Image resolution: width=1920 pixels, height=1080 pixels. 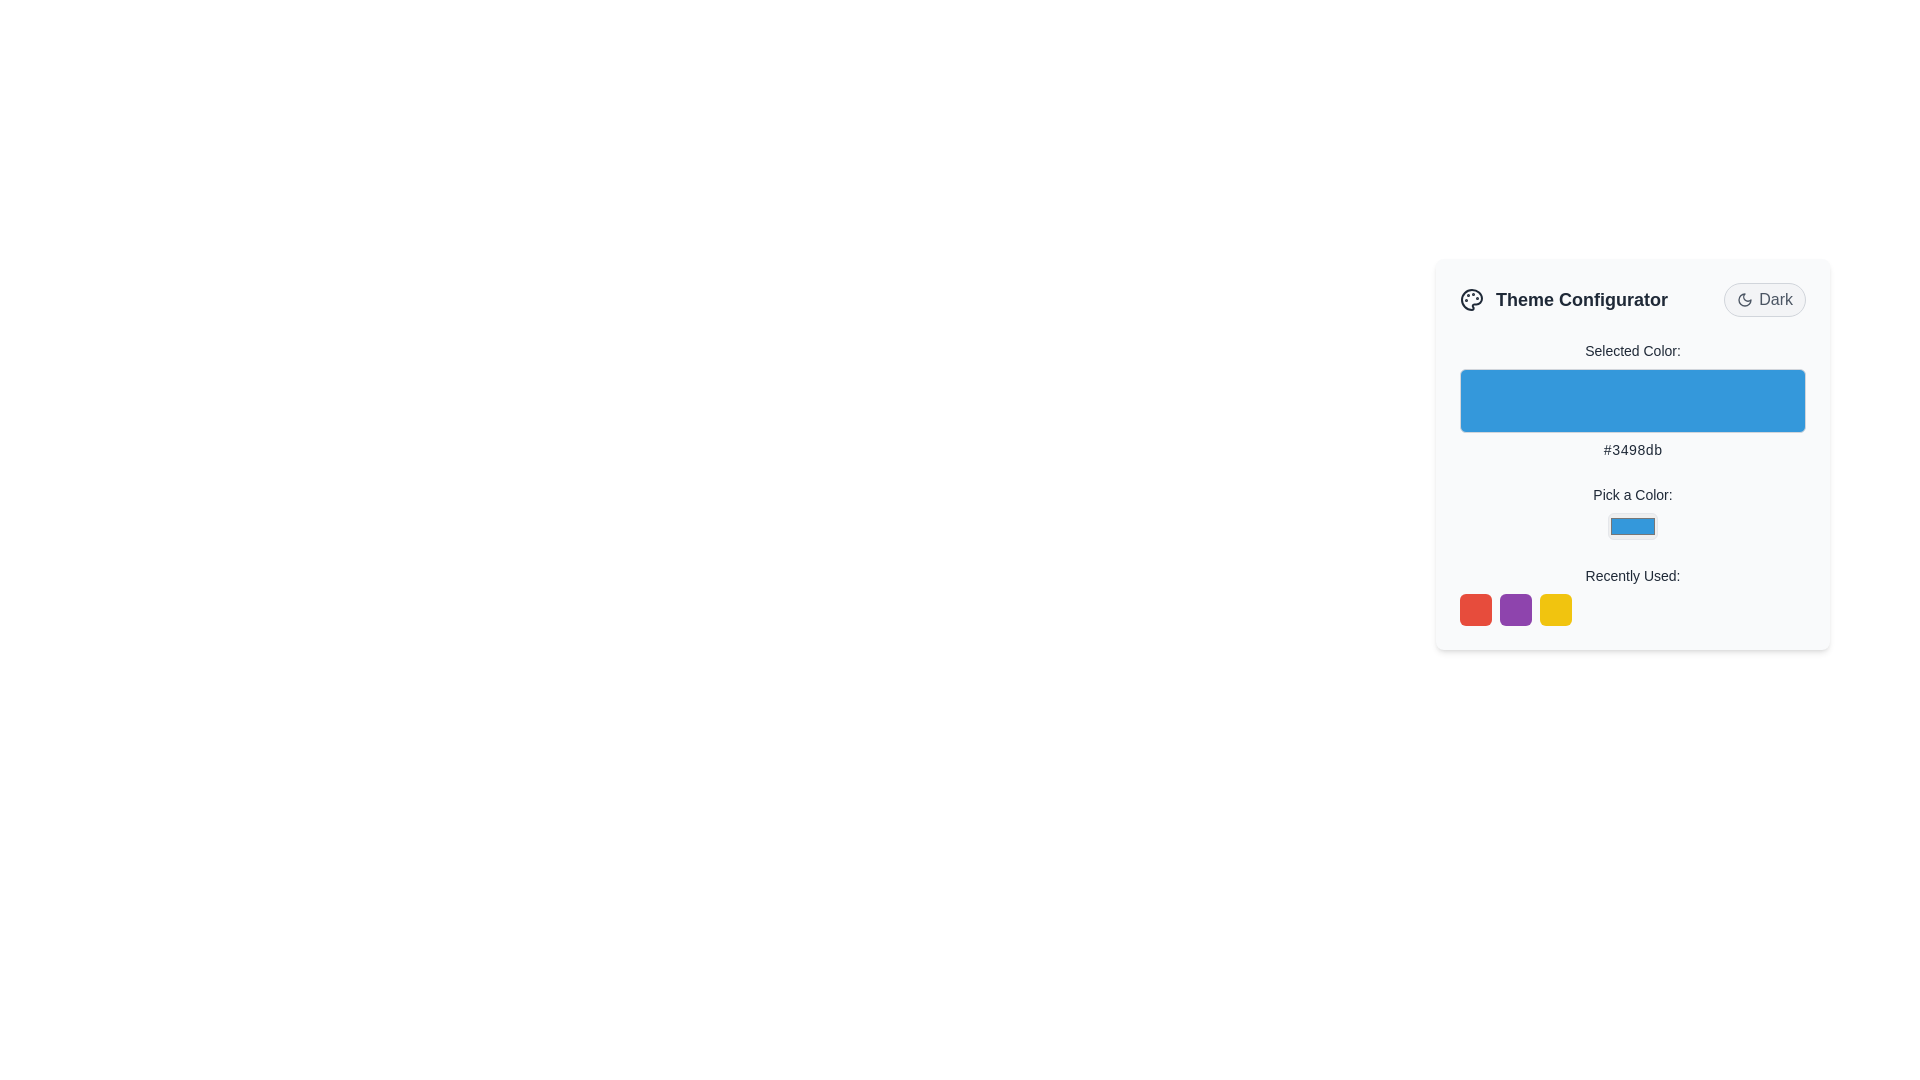 What do you see at coordinates (1516, 608) in the screenshot?
I see `the purple button` at bounding box center [1516, 608].